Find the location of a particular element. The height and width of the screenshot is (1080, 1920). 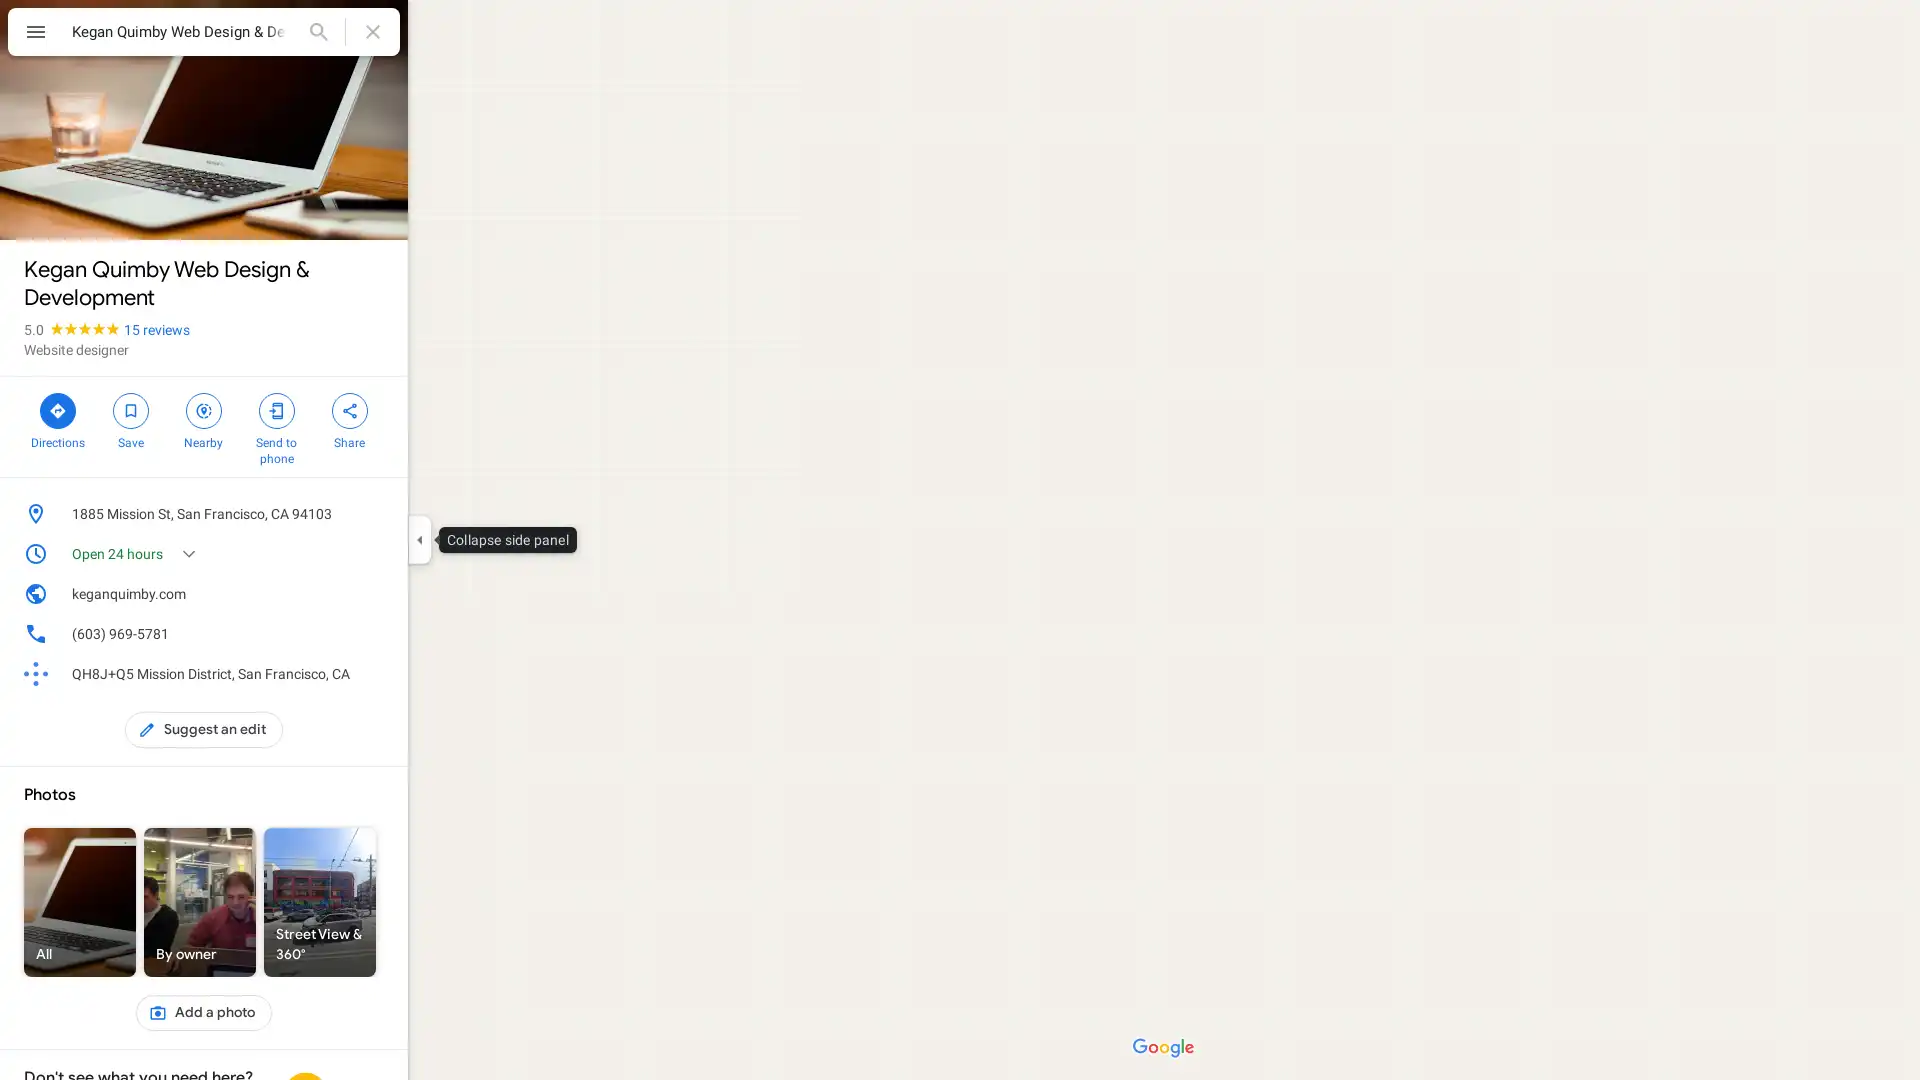

Save Kegan Quimby Web Design & Development in your lists is located at coordinates (129, 418).